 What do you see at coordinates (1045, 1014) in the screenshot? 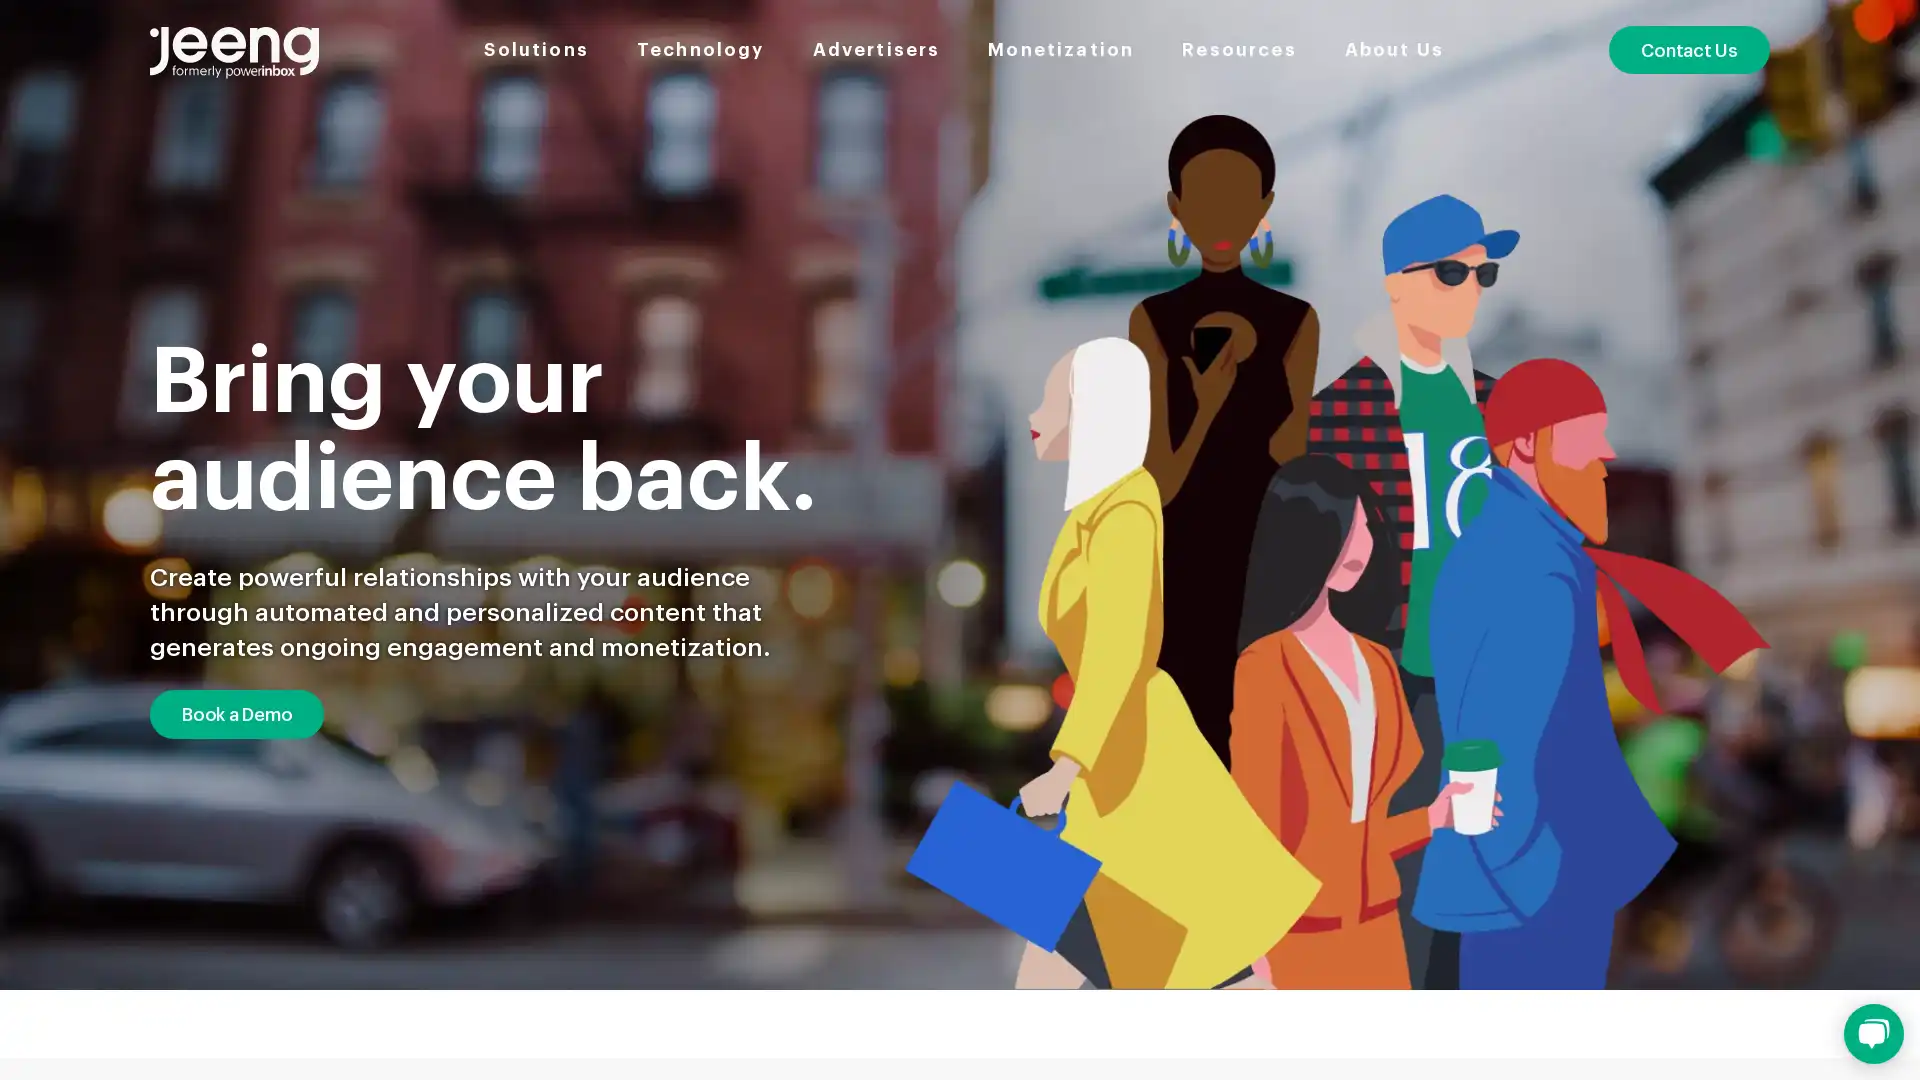
I see `Go to slide 4` at bounding box center [1045, 1014].